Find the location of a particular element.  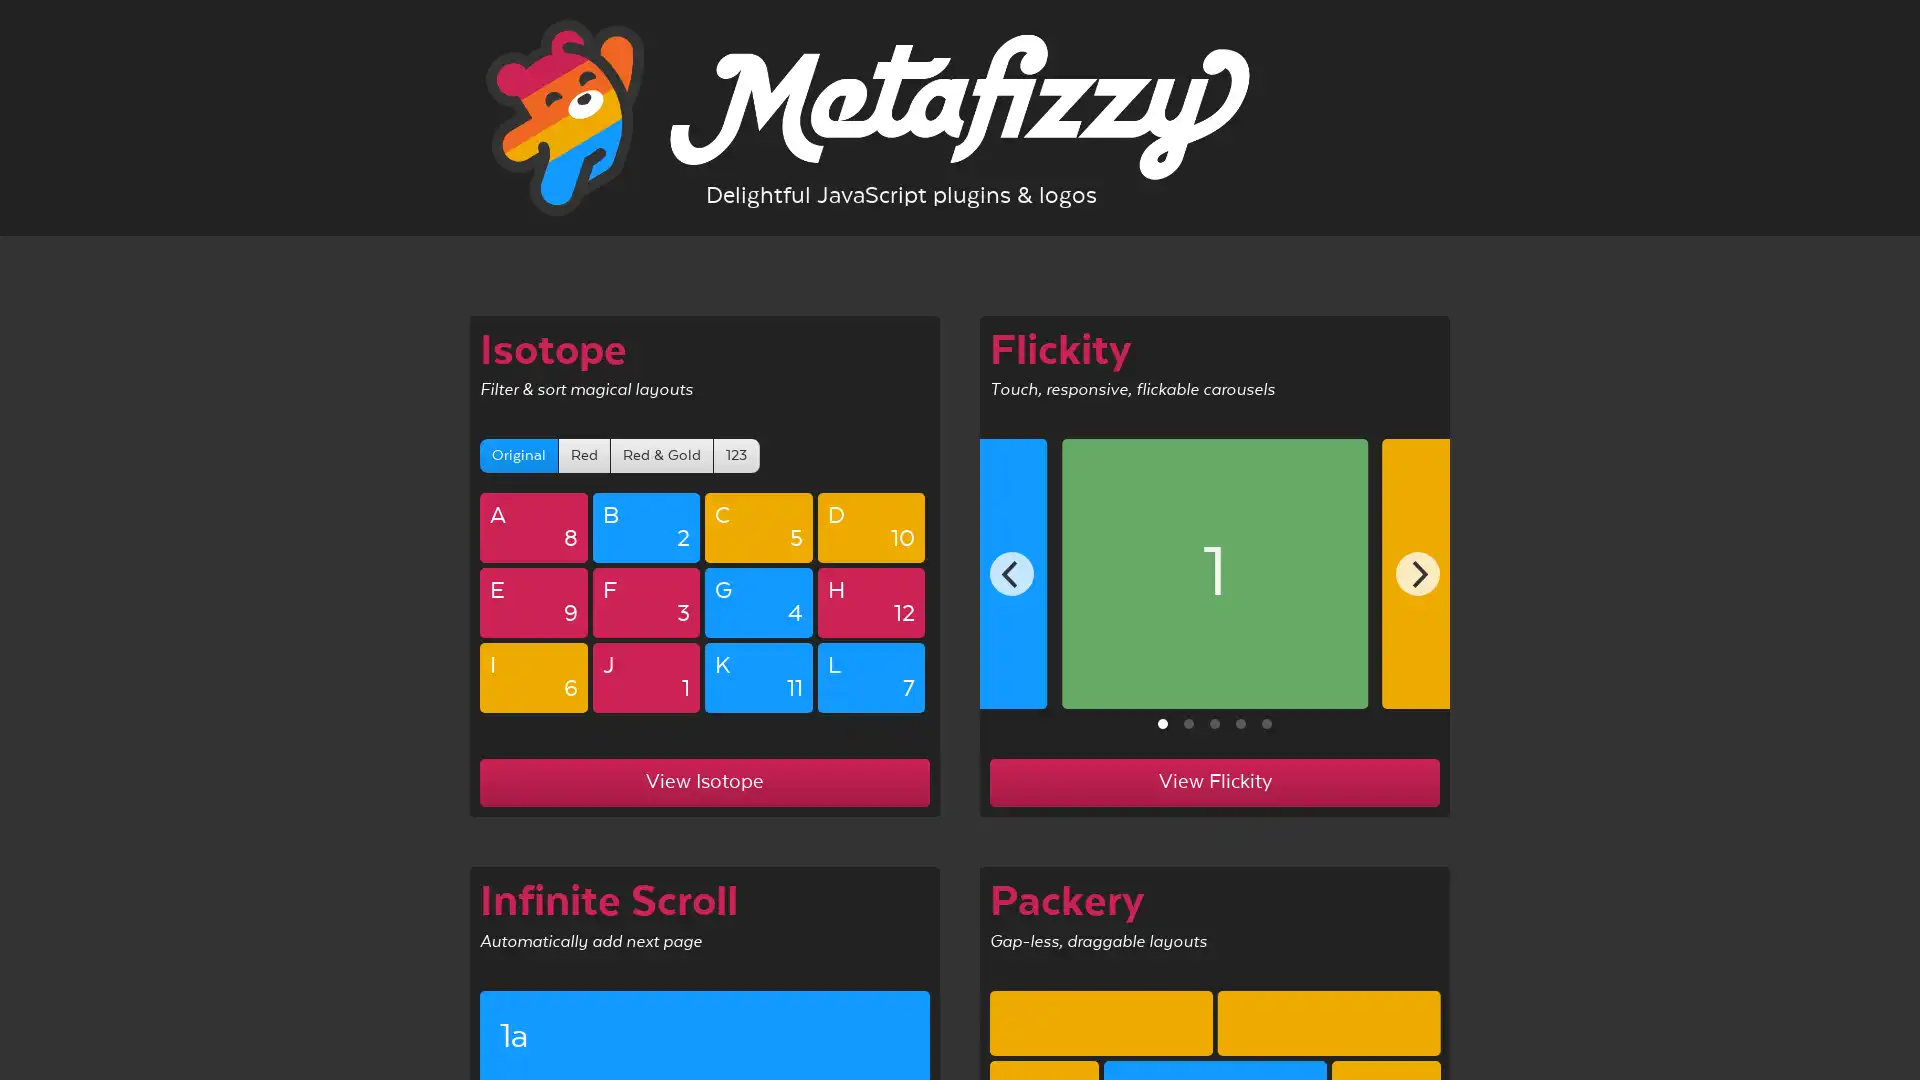

Red is located at coordinates (583, 455).